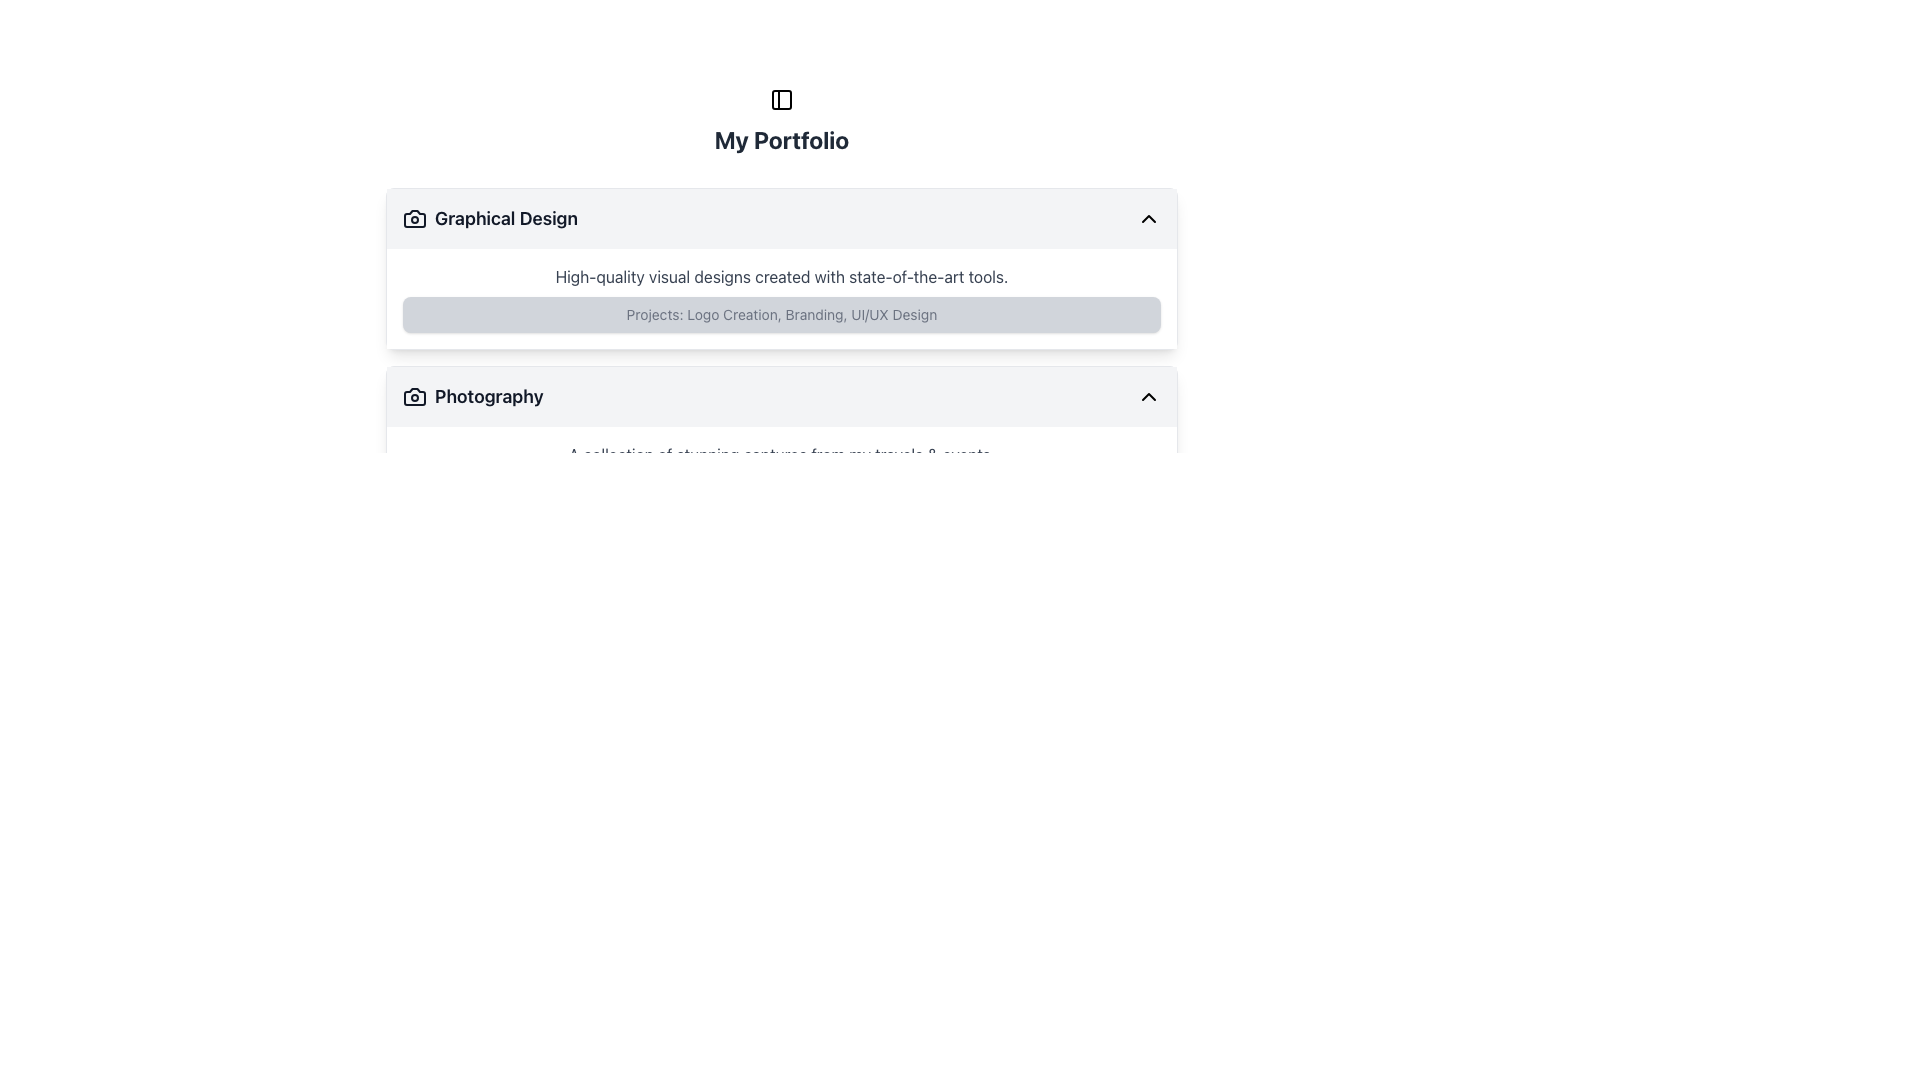  Describe the element at coordinates (413, 219) in the screenshot. I see `the SVG Icon that visually represents the 'Graphical Design' section, located to the left of the 'Graphical Design' text` at that location.